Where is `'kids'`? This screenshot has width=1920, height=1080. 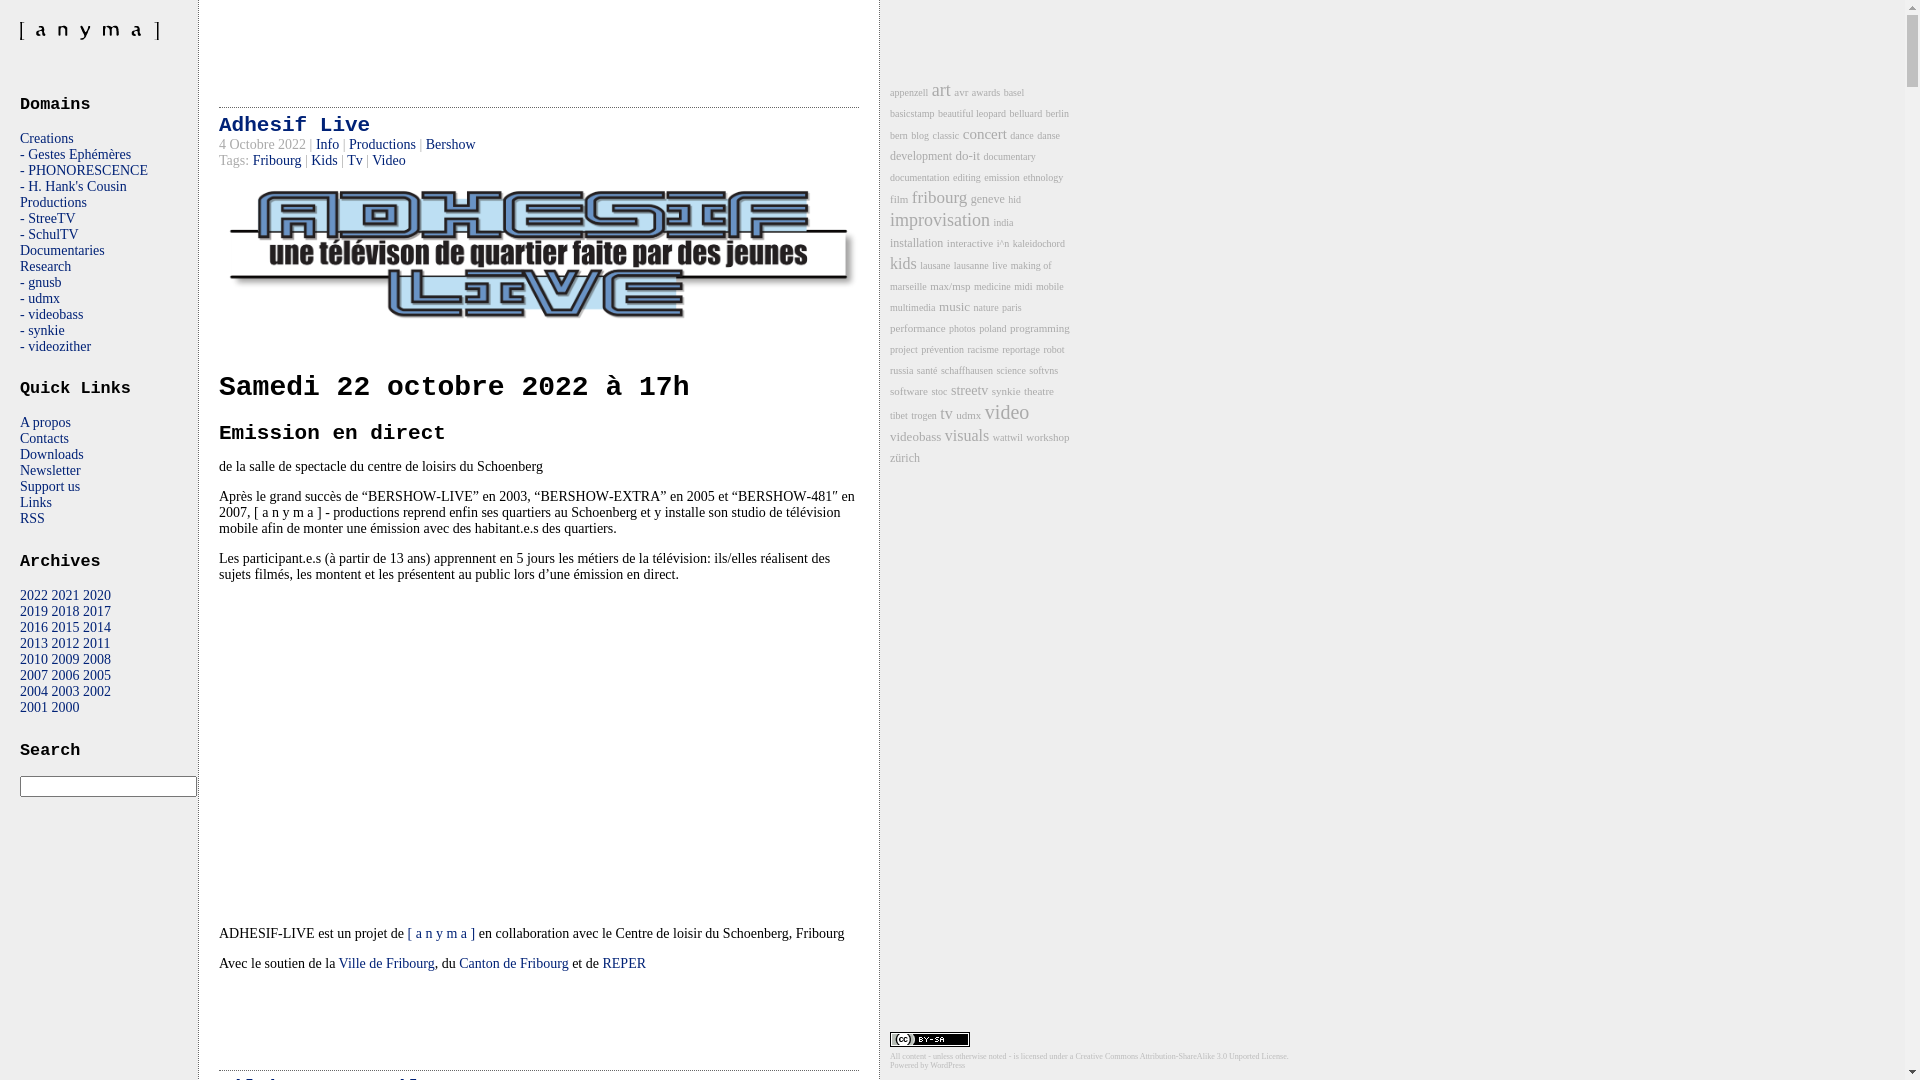 'kids' is located at coordinates (902, 262).